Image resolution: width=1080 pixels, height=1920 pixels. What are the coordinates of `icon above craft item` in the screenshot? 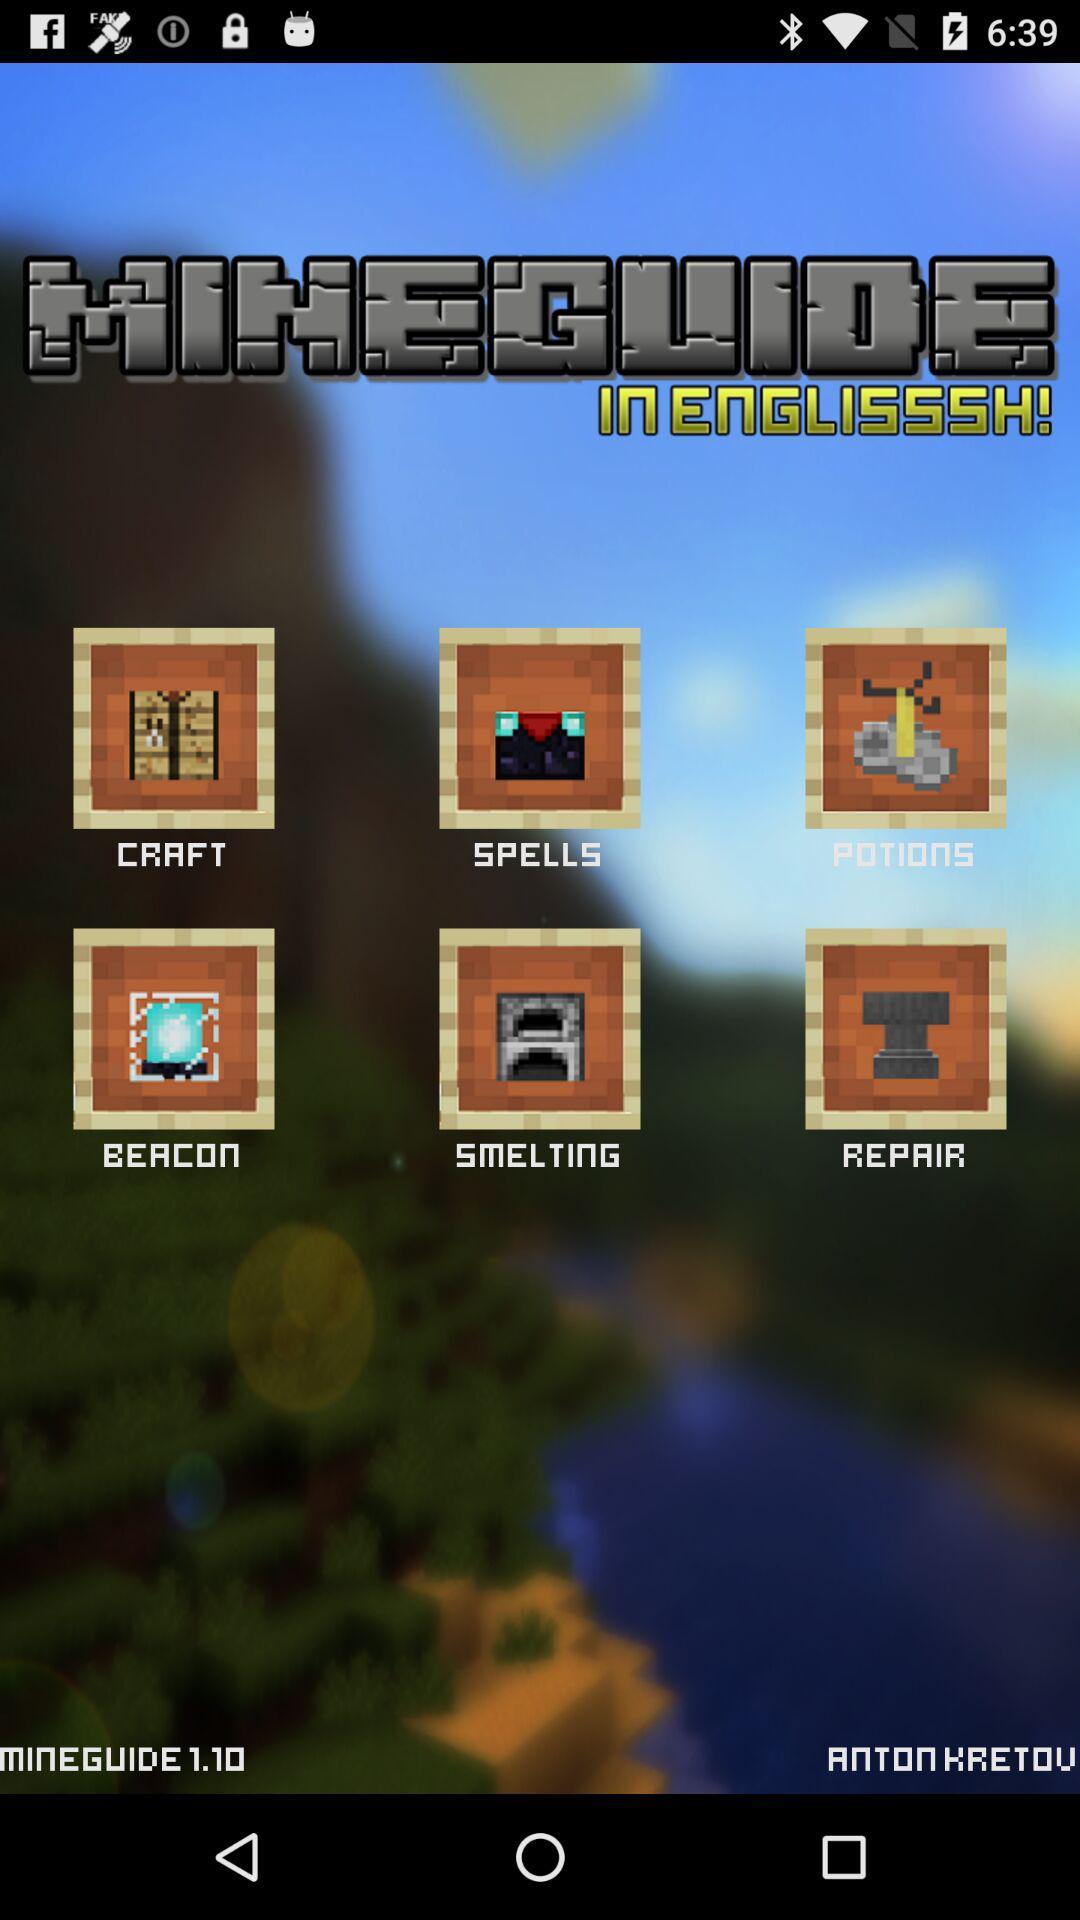 It's located at (172, 727).